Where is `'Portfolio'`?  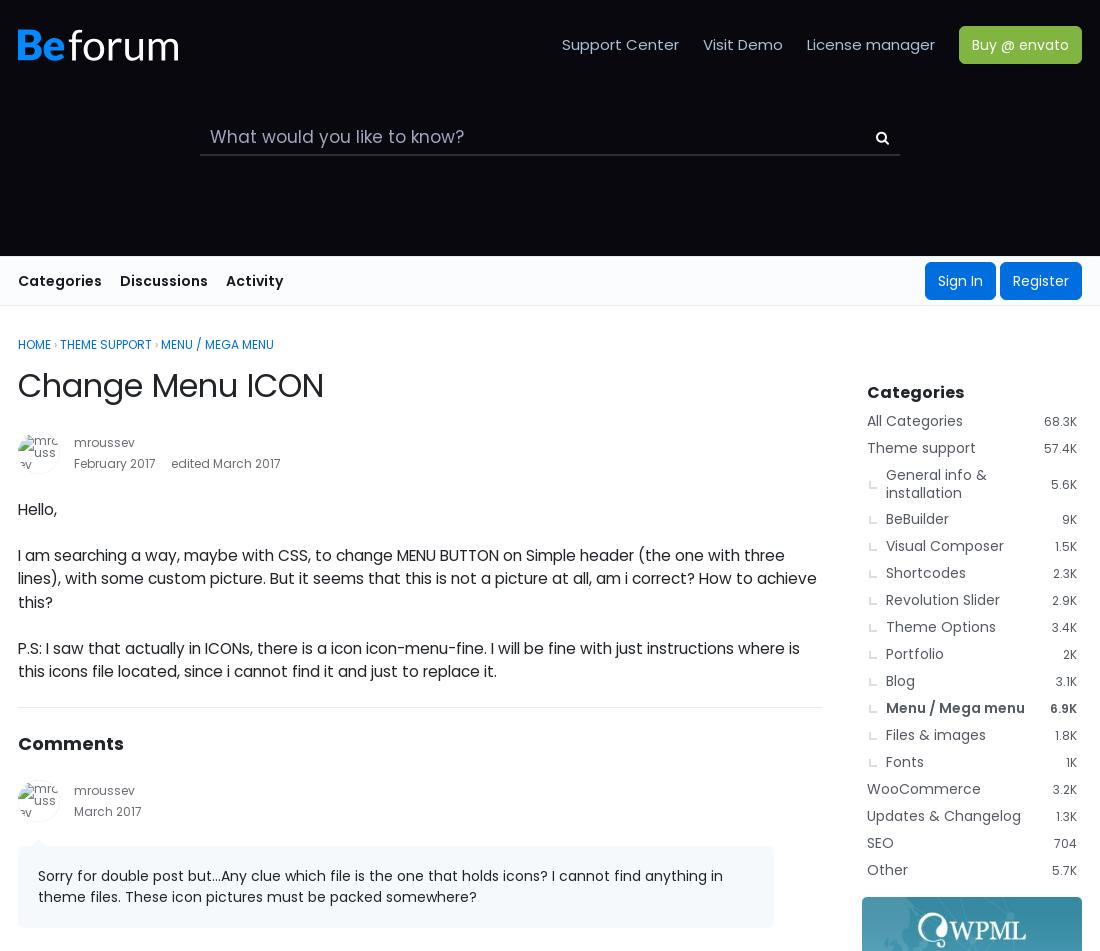 'Portfolio' is located at coordinates (914, 653).